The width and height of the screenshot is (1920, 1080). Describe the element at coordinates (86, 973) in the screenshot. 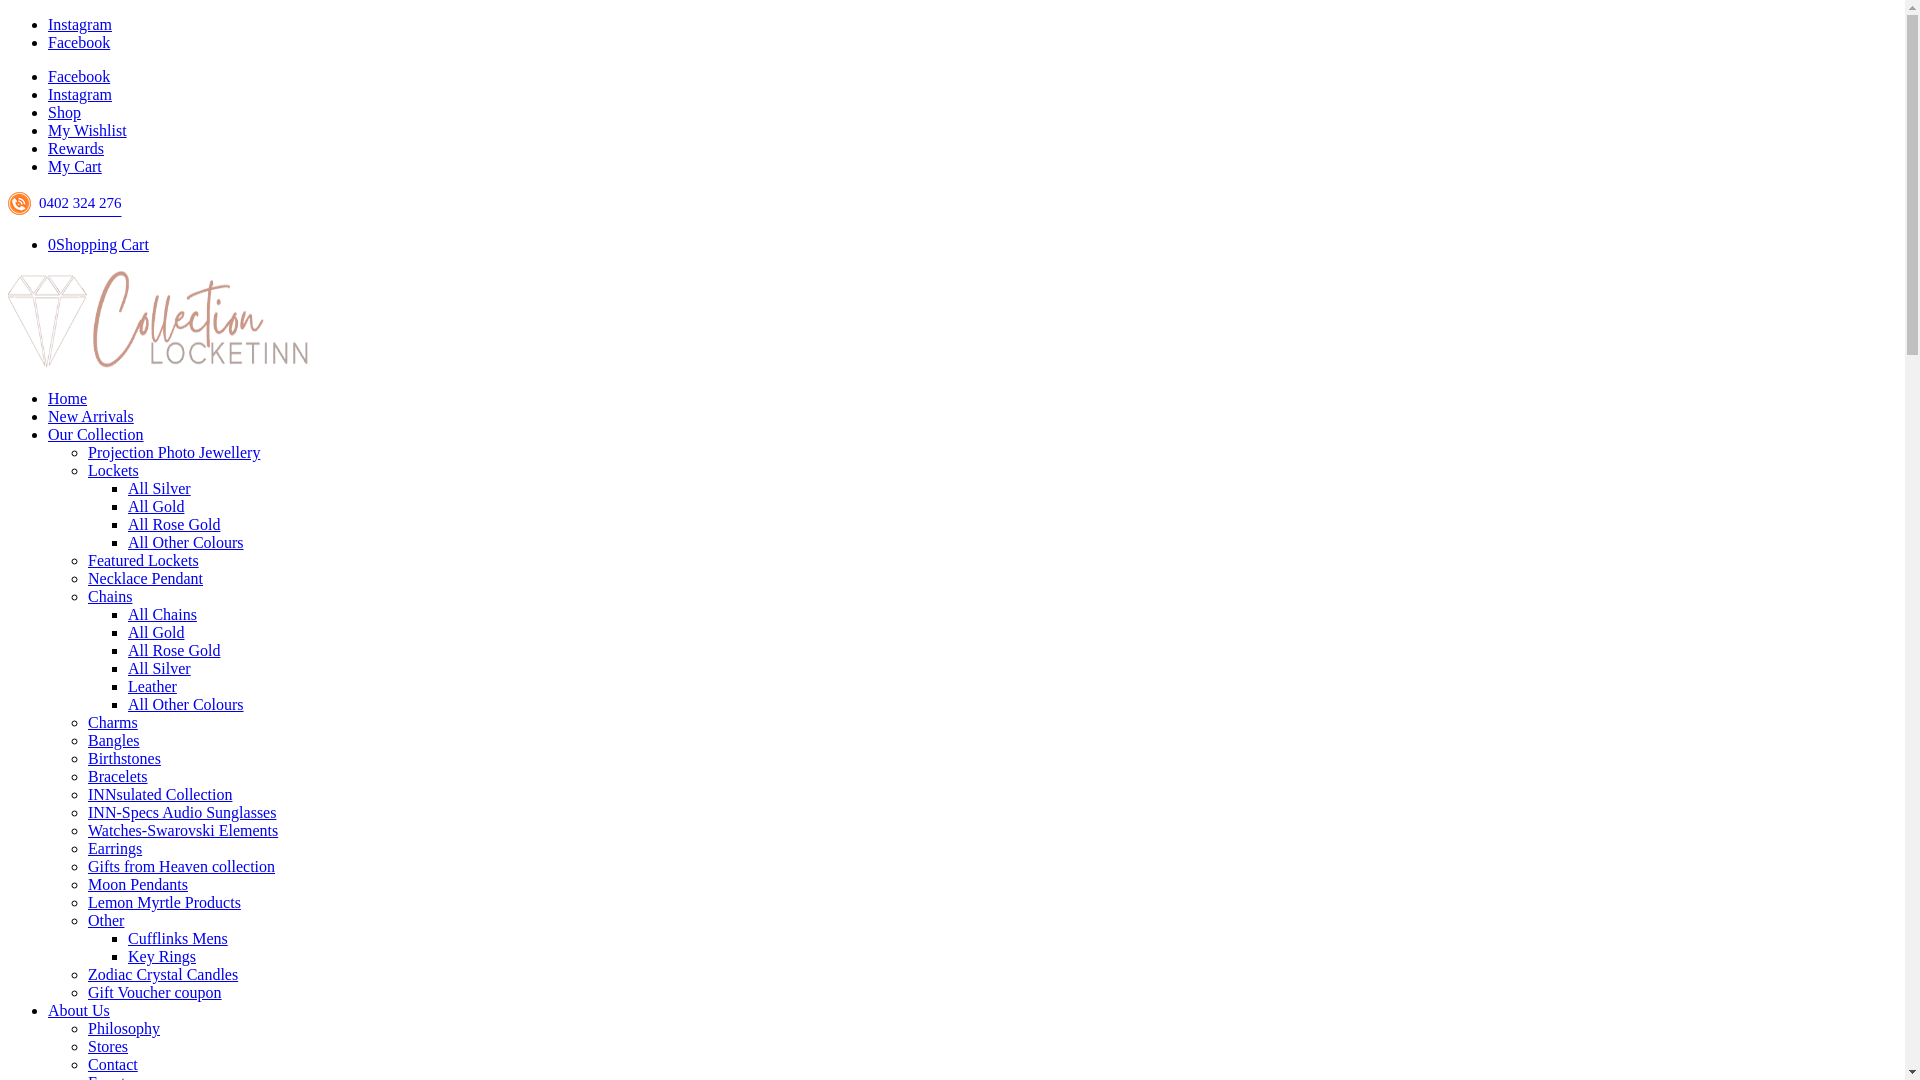

I see `'Zodiac Crystal Candles'` at that location.